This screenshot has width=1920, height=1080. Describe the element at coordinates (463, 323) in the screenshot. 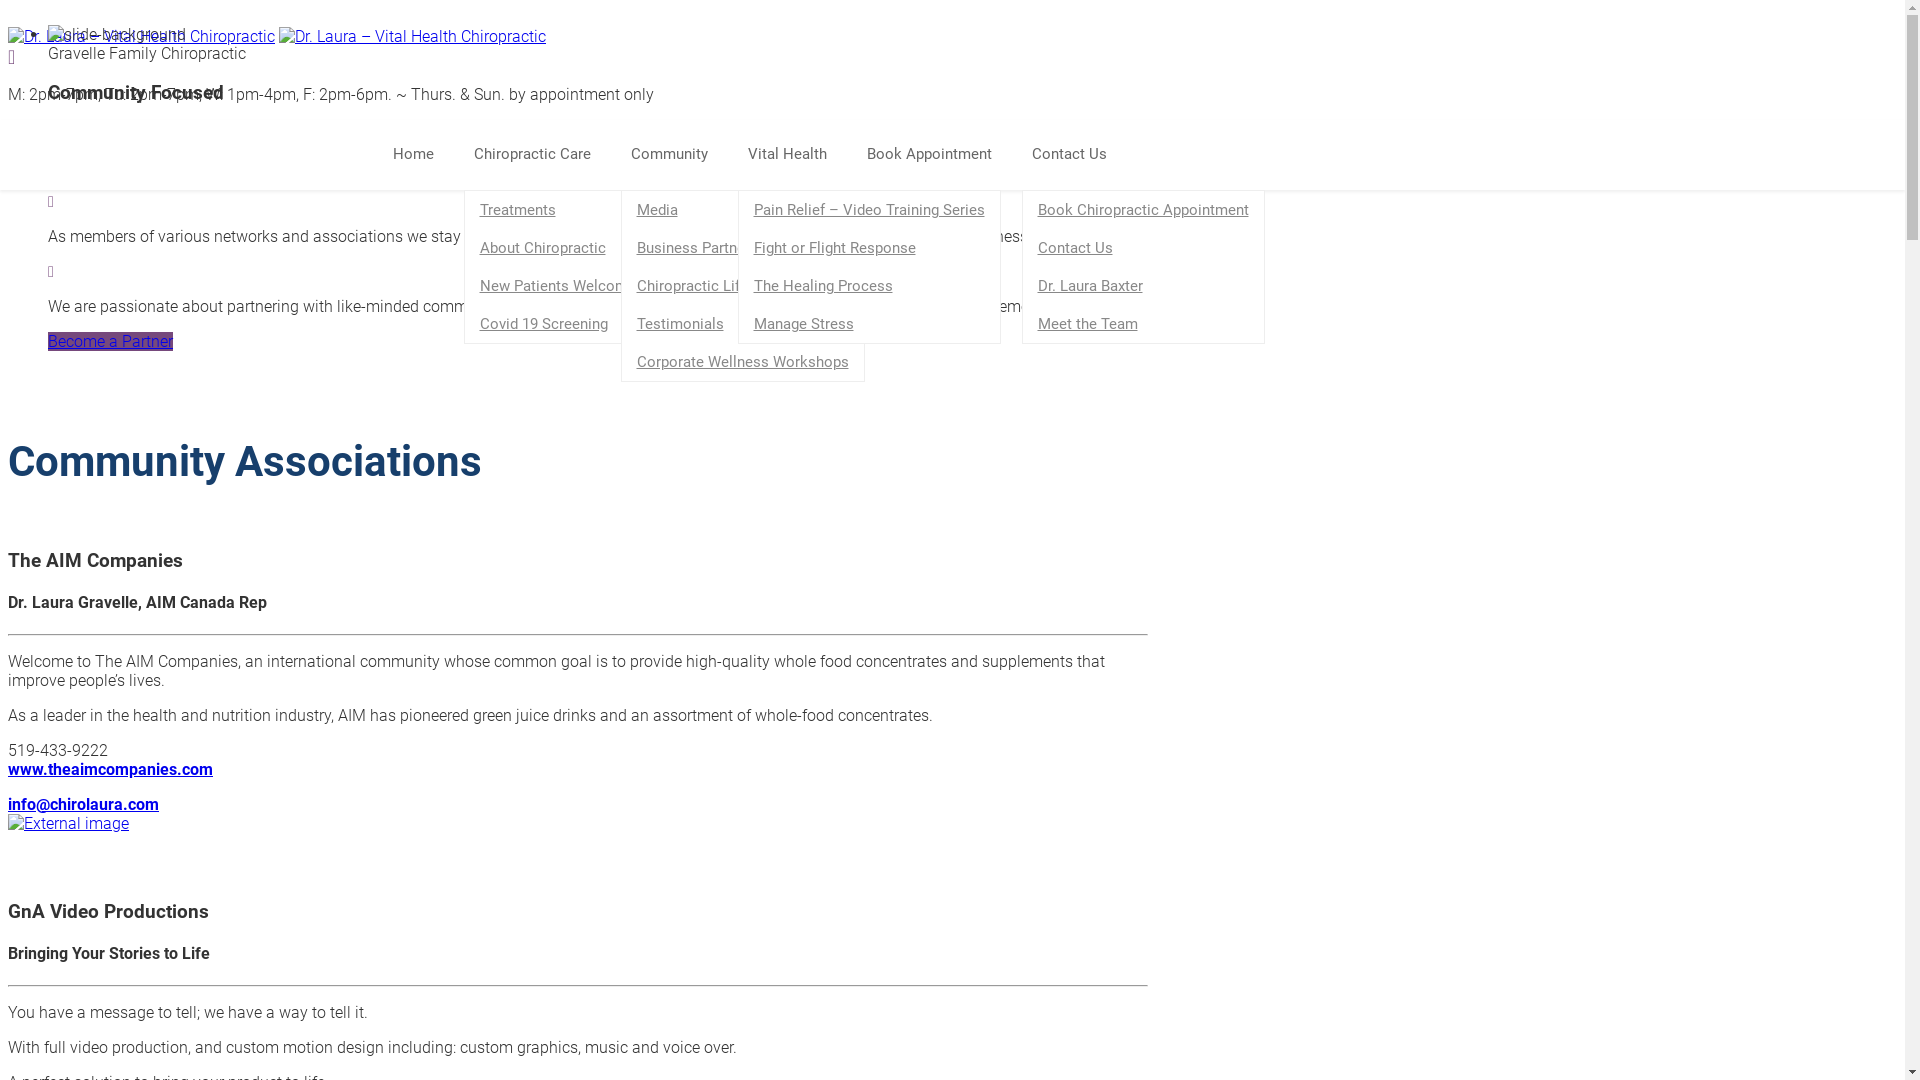

I see `'Covid 19 Screening'` at that location.